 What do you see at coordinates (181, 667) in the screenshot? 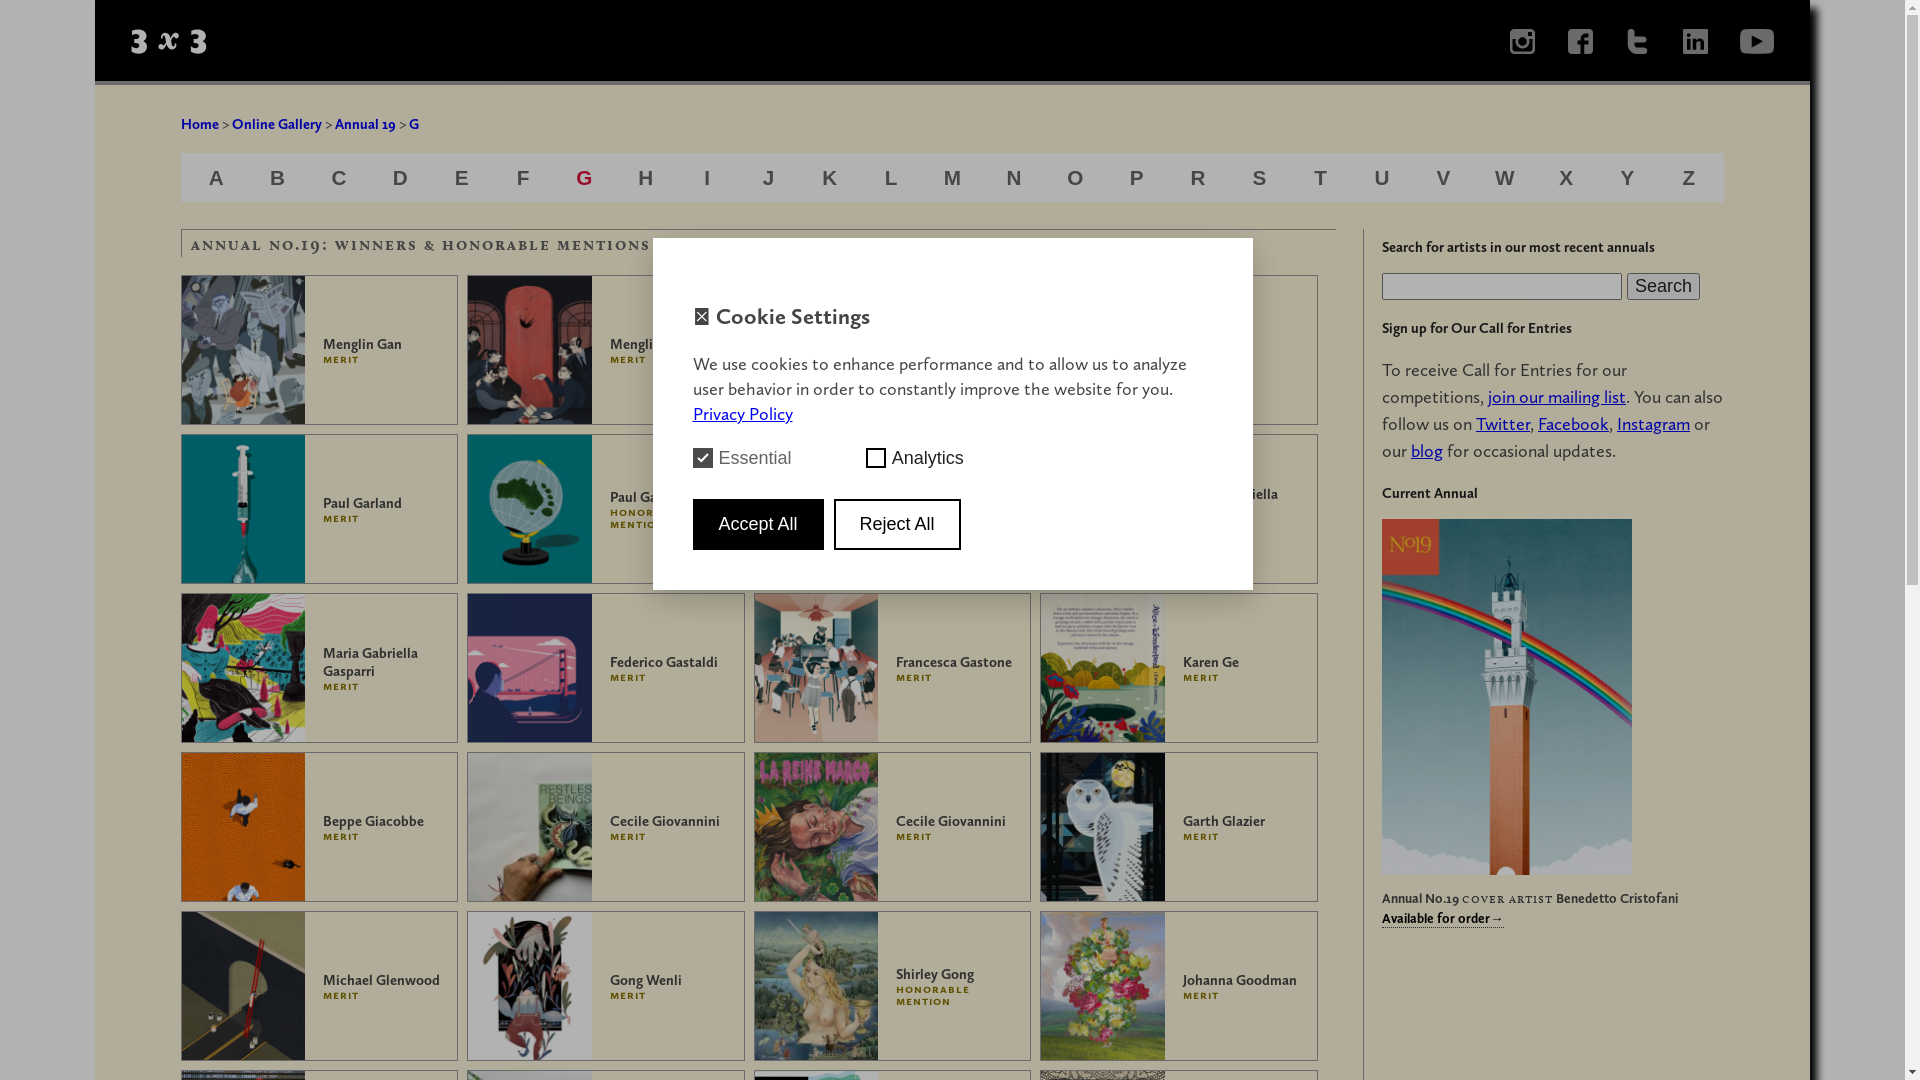
I see `'Maria Gabriella Gasparri` at bounding box center [181, 667].